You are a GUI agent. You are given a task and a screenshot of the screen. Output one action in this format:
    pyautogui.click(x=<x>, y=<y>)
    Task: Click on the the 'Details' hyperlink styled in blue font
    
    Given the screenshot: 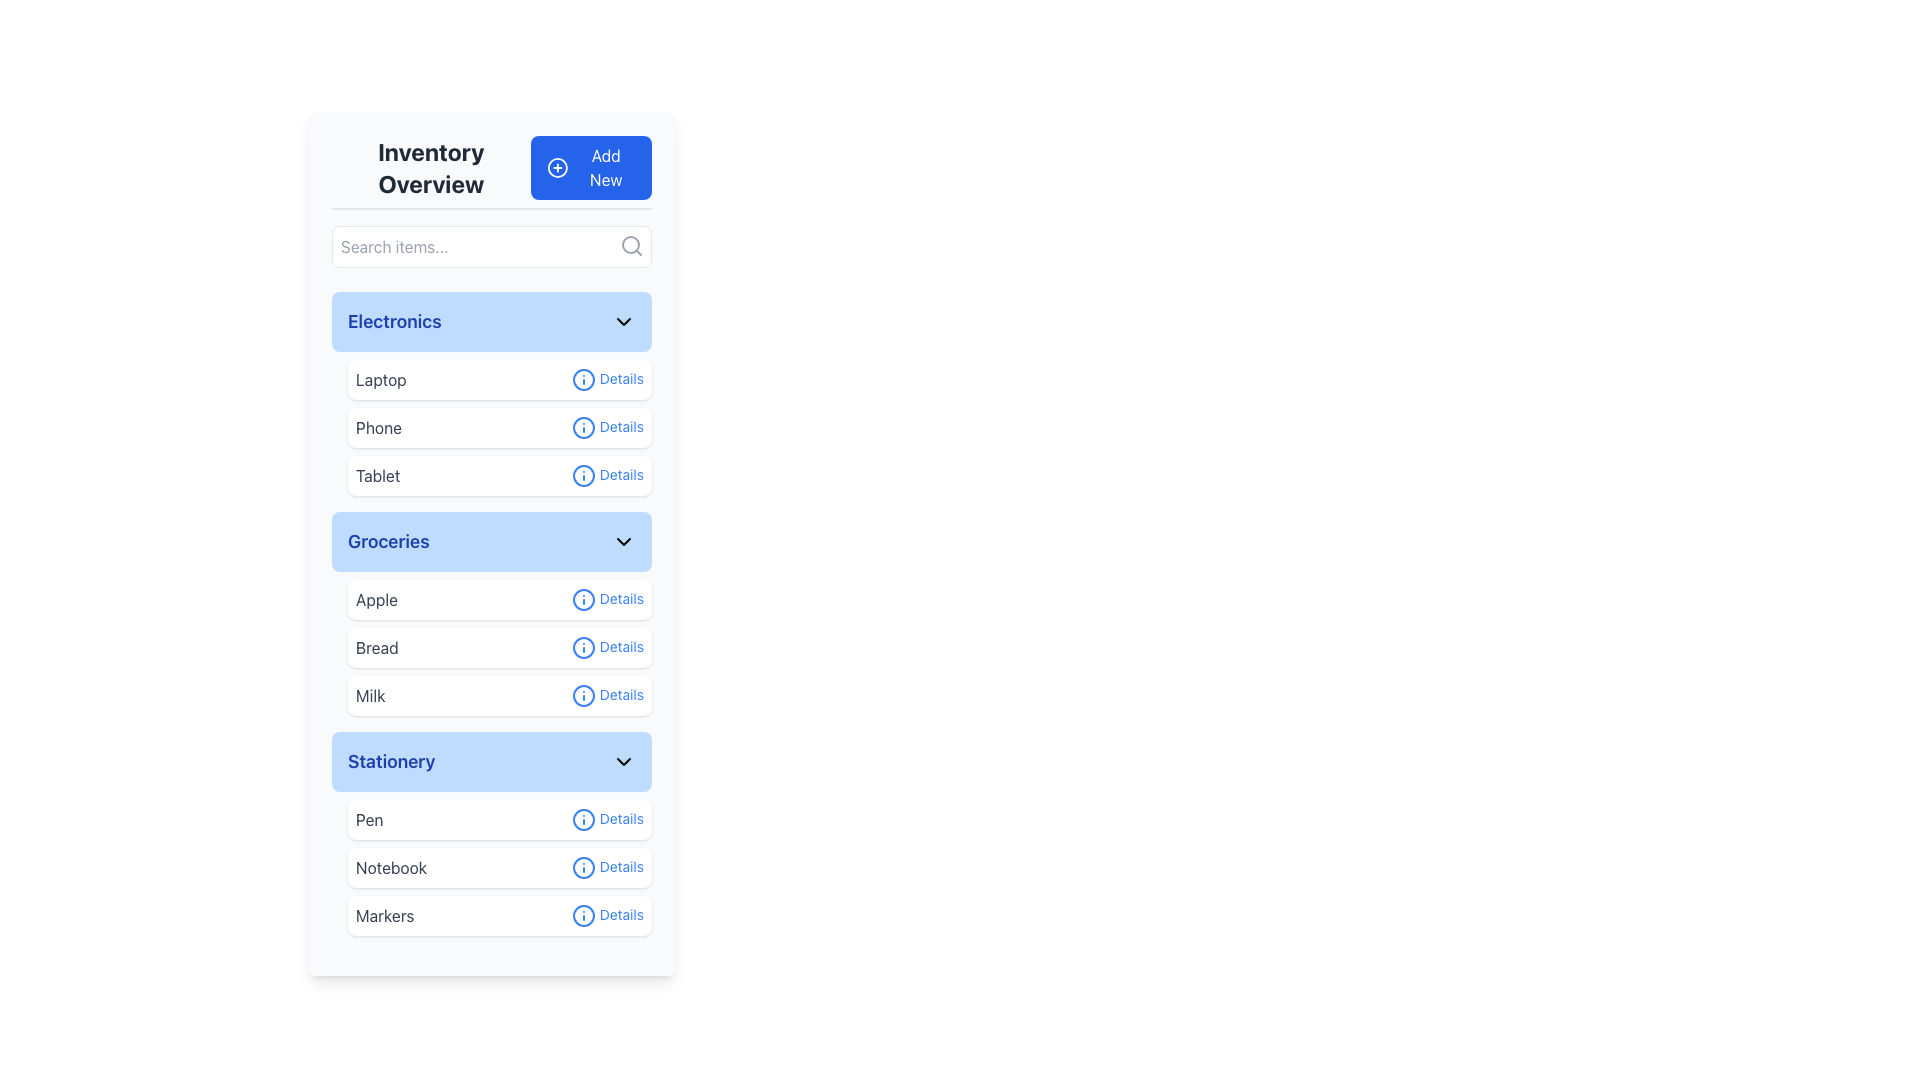 What is the action you would take?
    pyautogui.click(x=606, y=694)
    